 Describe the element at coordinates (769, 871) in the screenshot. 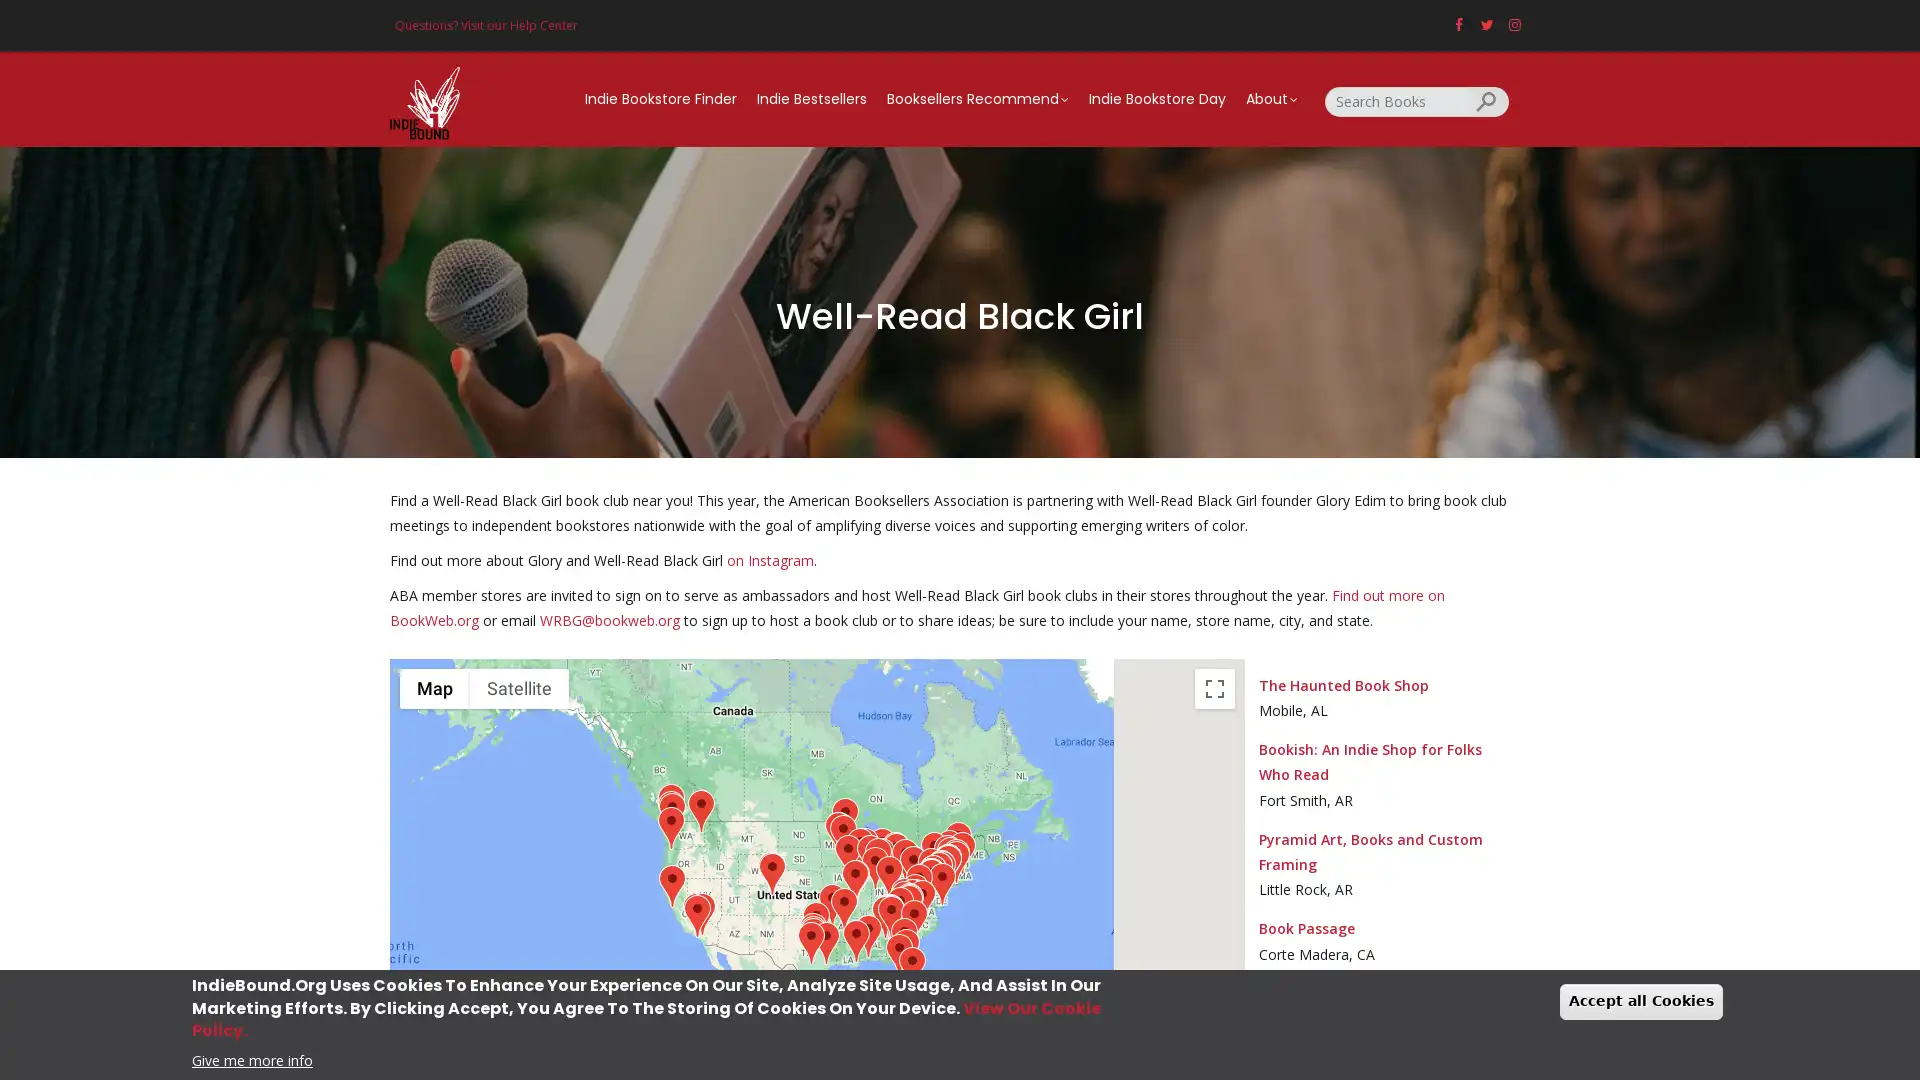

I see `32nd Avenue Books, Toys & Gifts` at that location.